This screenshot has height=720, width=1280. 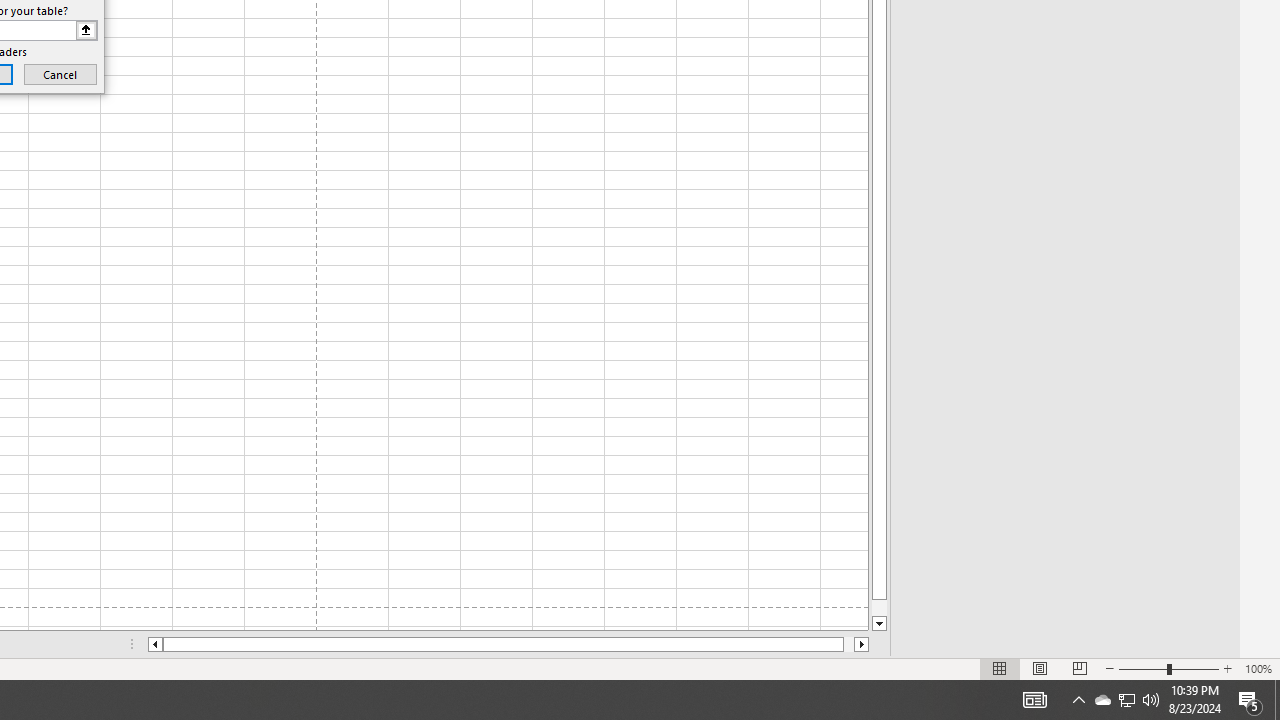 I want to click on 'Page down', so click(x=879, y=607).